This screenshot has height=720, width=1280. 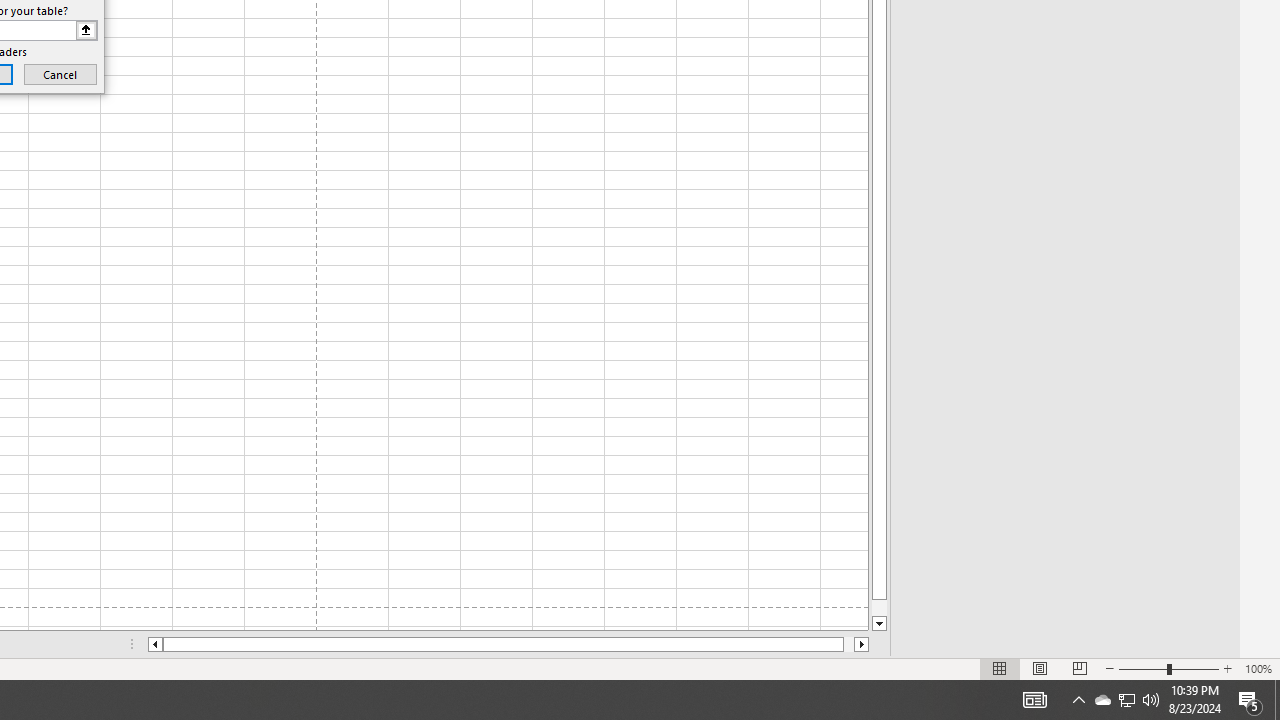 I want to click on 'Page down', so click(x=879, y=607).